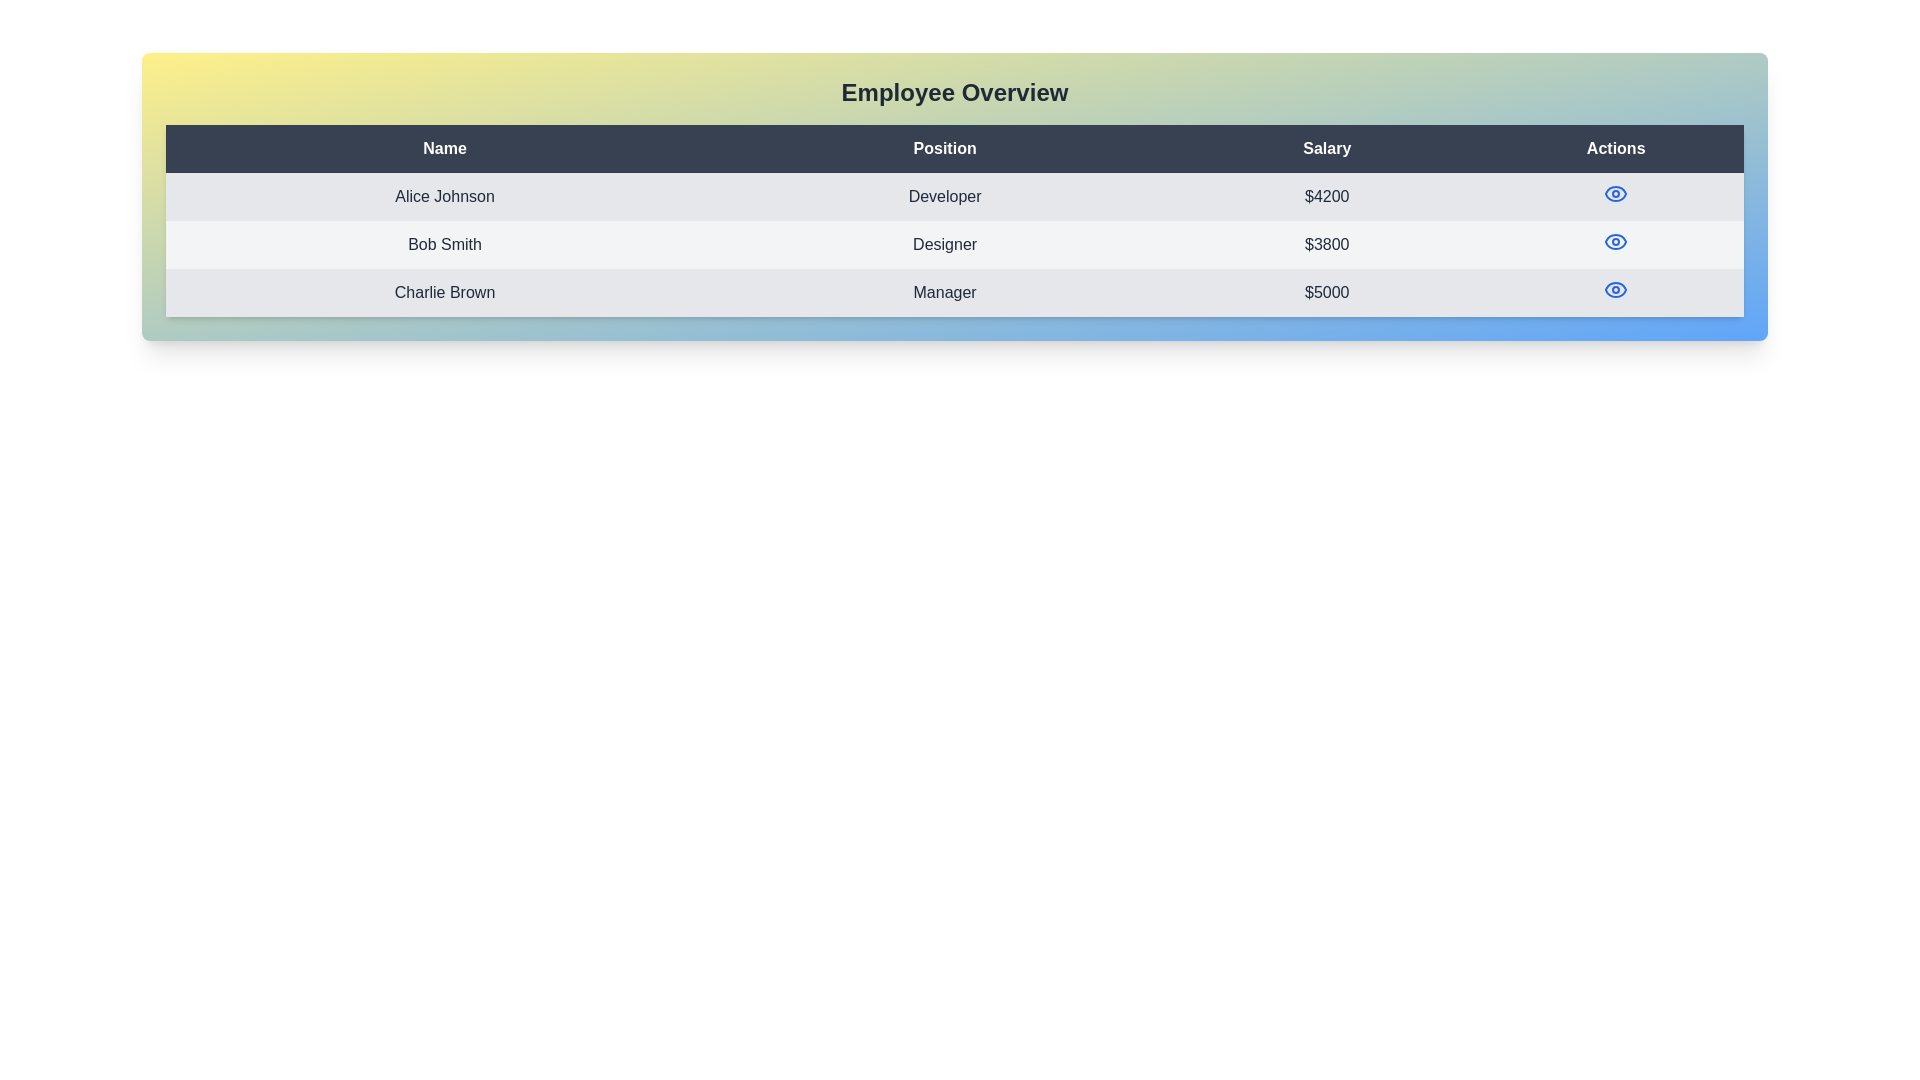 The image size is (1920, 1080). What do you see at coordinates (444, 196) in the screenshot?
I see `text from the 'Alice Johnson' label located in the 'Name' column of the employee information table` at bounding box center [444, 196].